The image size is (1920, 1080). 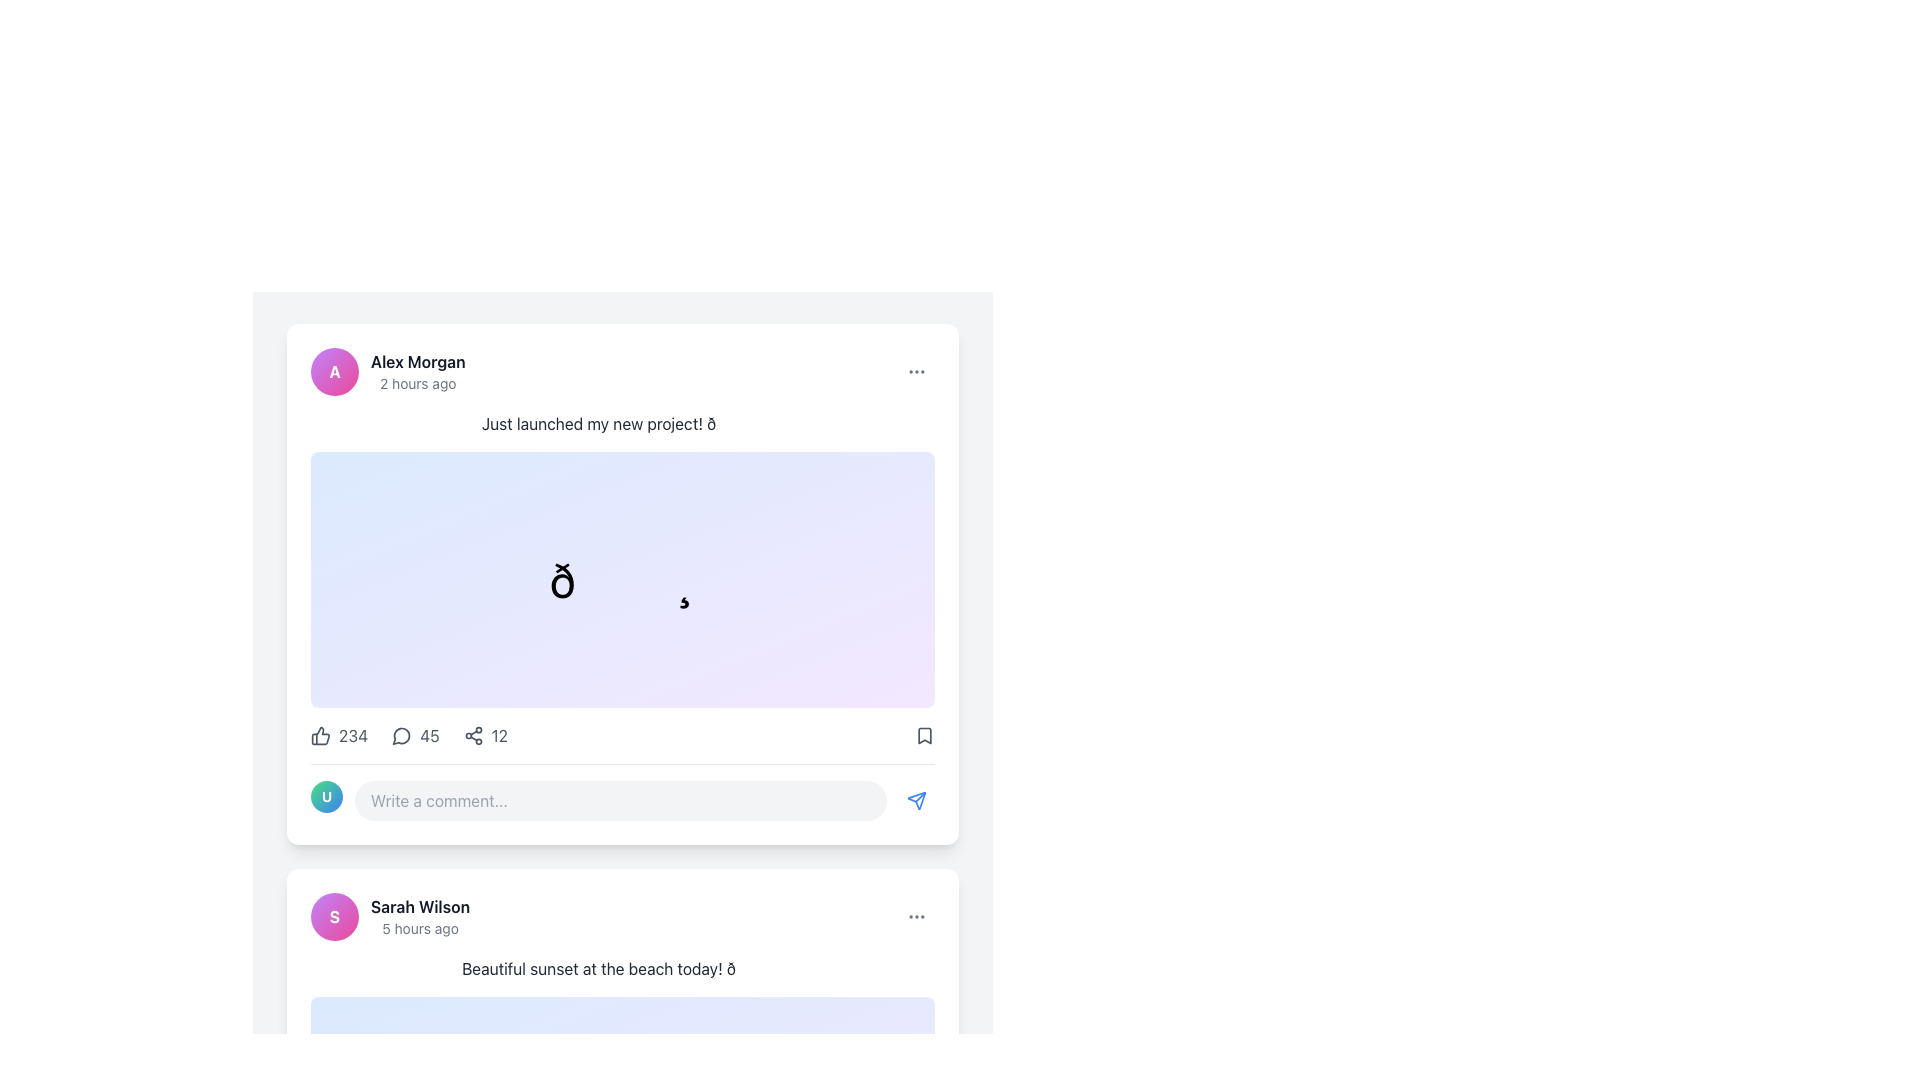 What do you see at coordinates (428, 736) in the screenshot?
I see `the numeric text '45' displayed in gray sans-serif font, located beside a speech bubble icon within the social interaction controls at the bottom of the post card layout` at bounding box center [428, 736].